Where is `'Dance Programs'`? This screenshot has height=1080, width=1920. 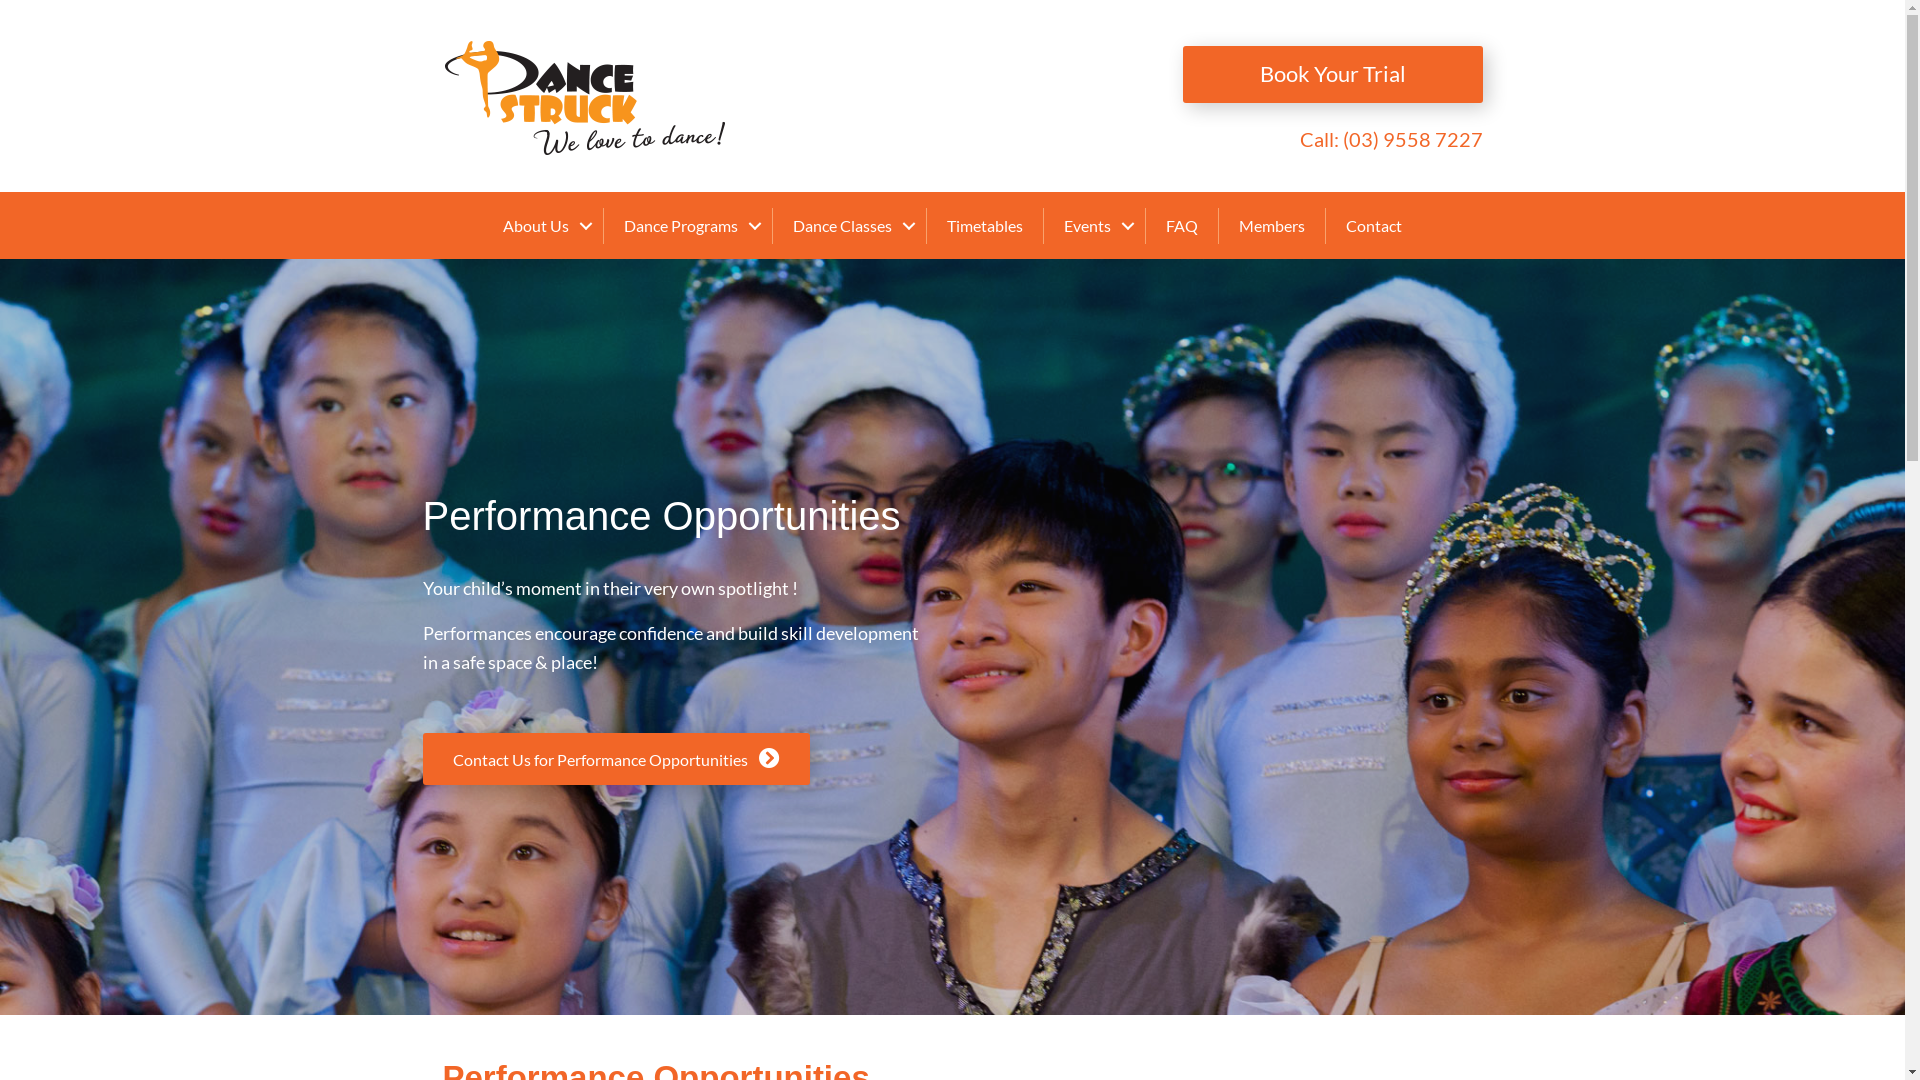 'Dance Programs' is located at coordinates (687, 225).